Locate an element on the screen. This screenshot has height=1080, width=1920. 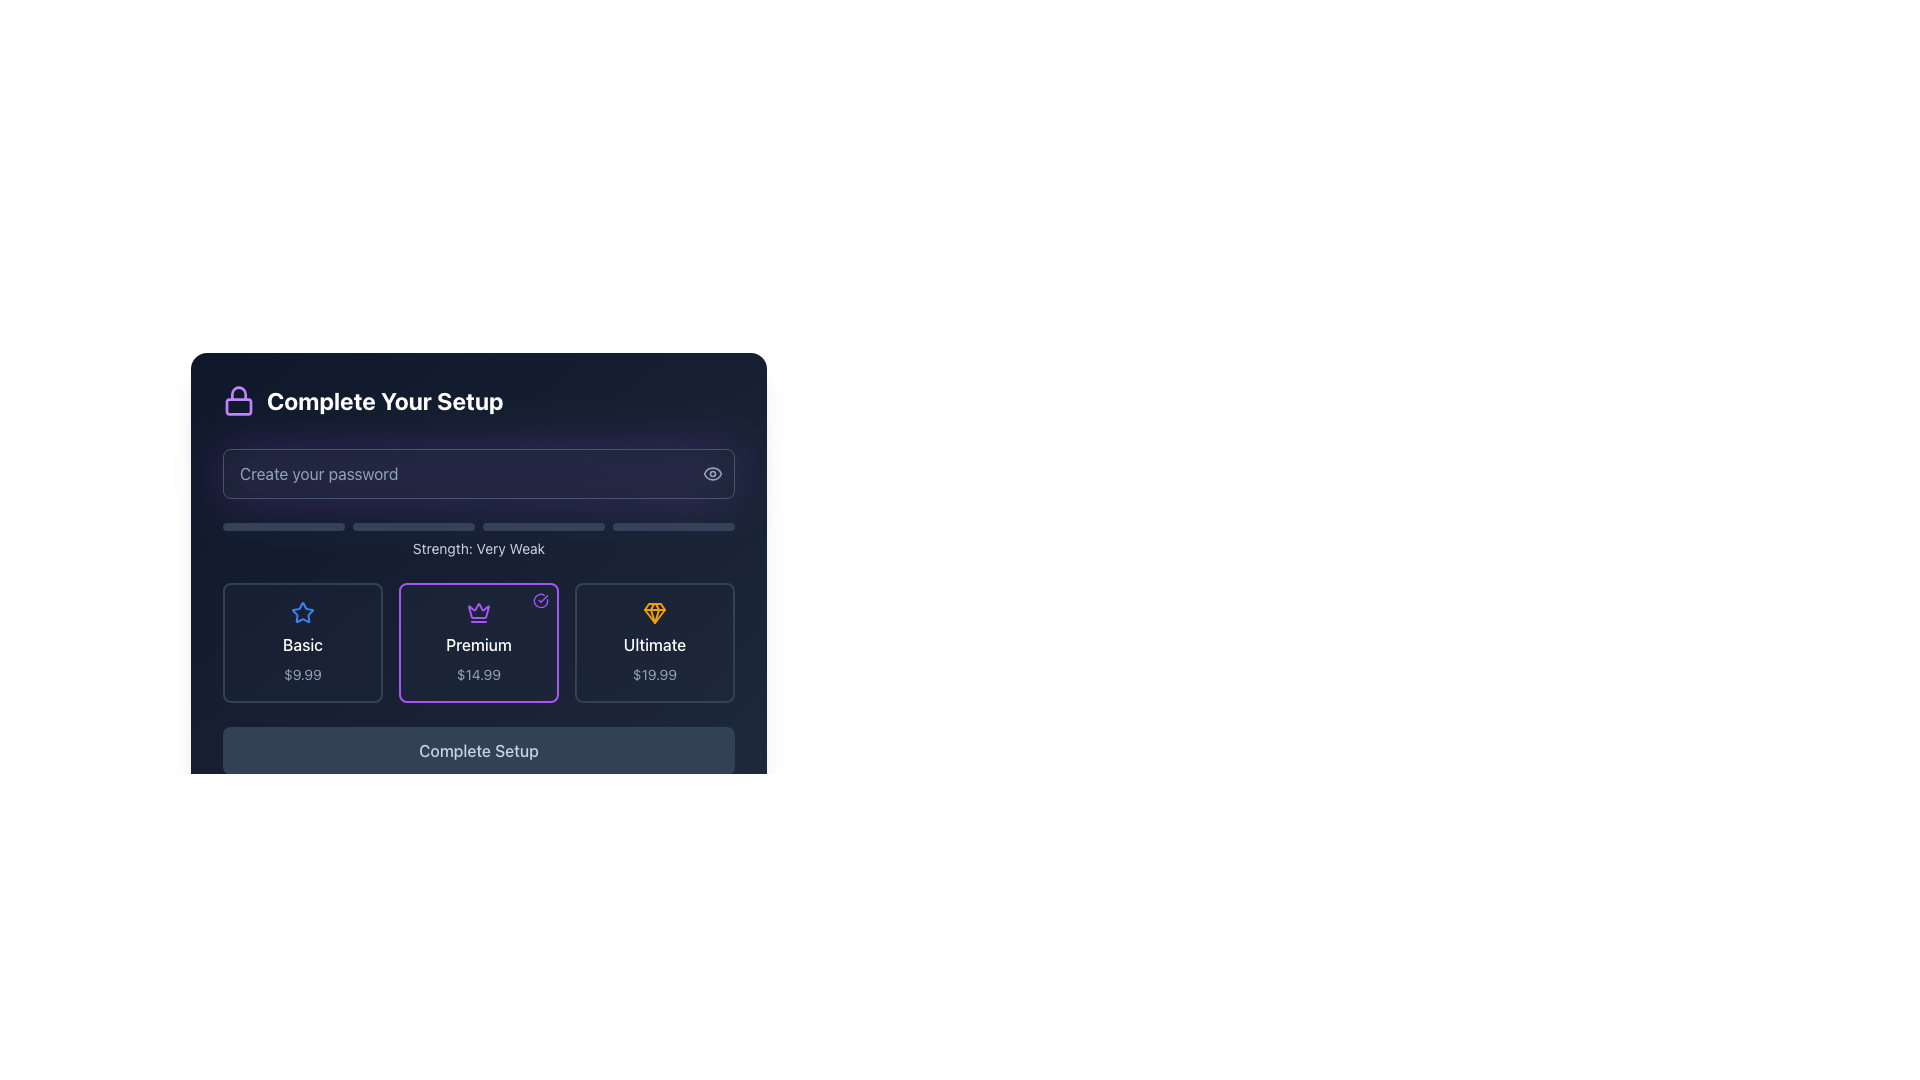
the purple crown icon located centrally within the 'Premium' card, which is positioned between the 'Basic' and 'Ultimate' cards in the subscription tier options for decorative purposes is located at coordinates (478, 609).